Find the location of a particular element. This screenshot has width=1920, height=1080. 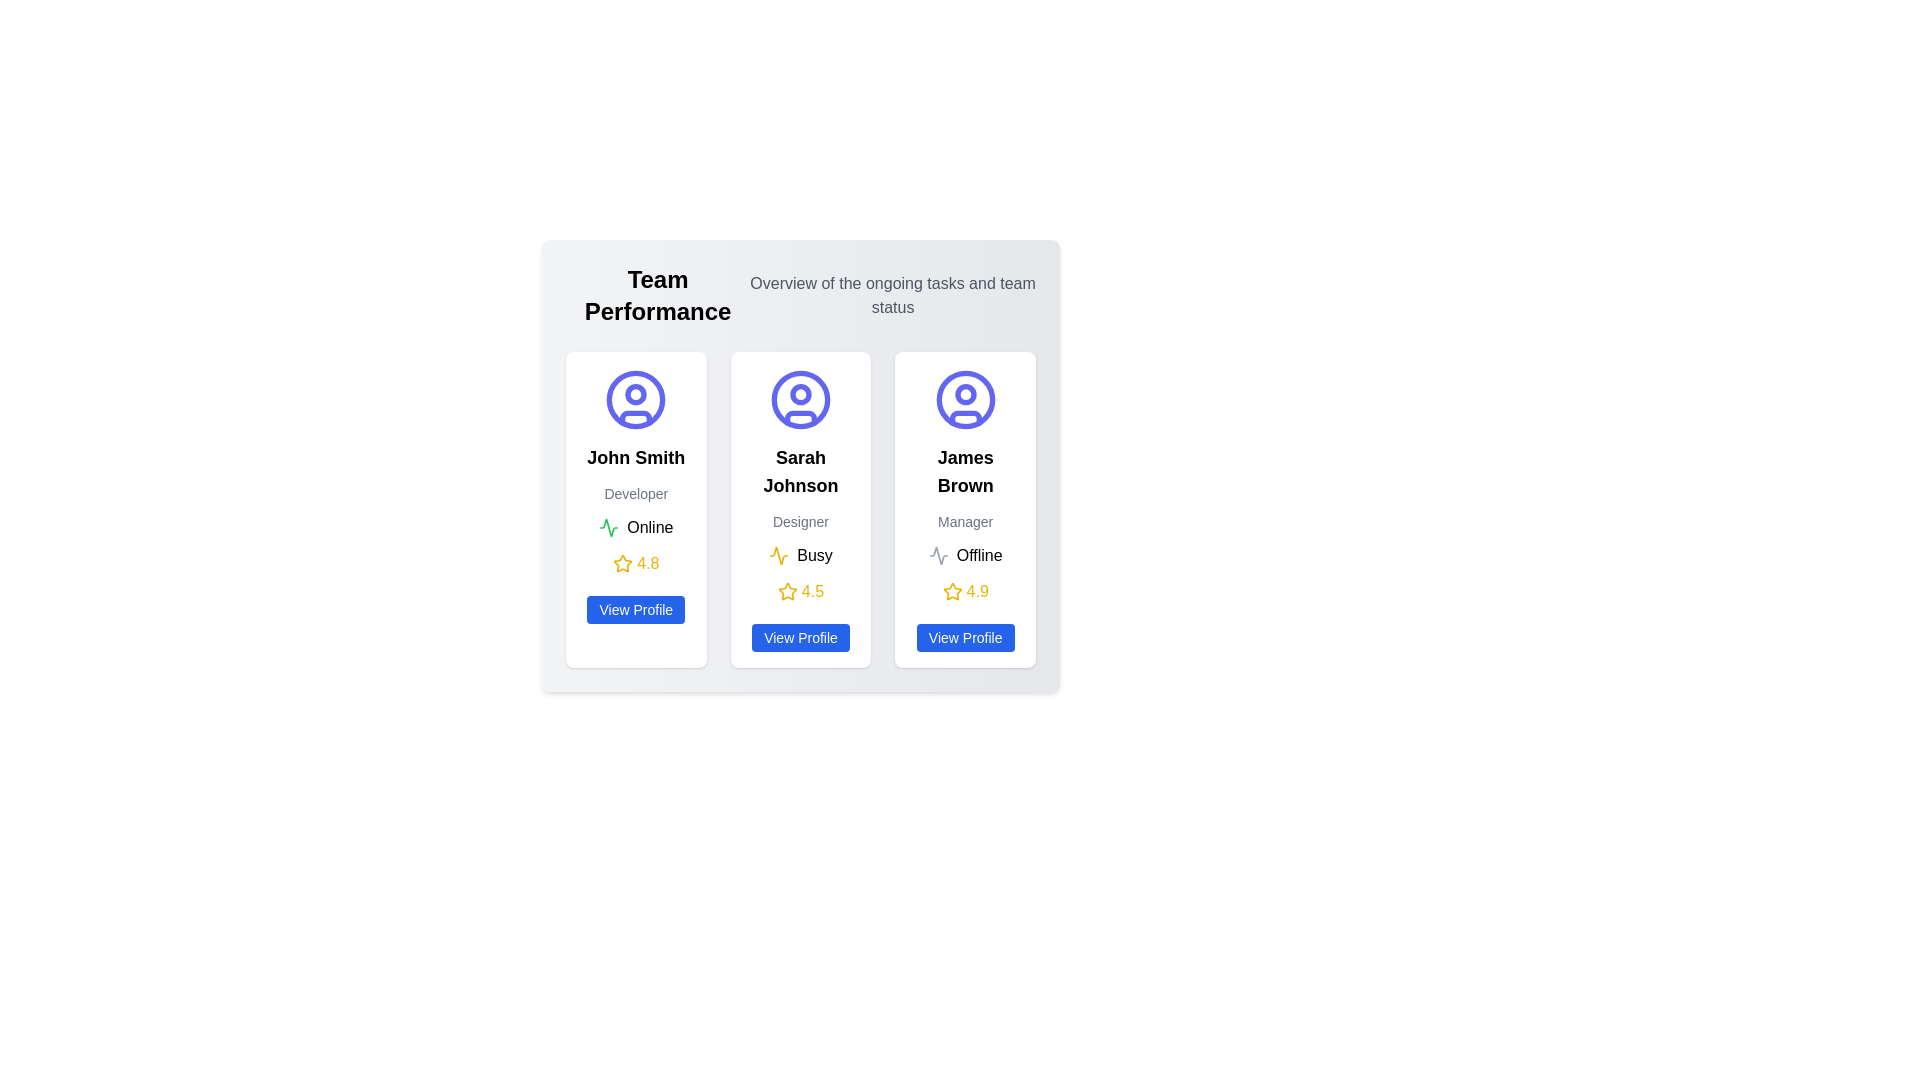

the 'Busy' status indicator text with a wavy line icon in Sarah Johnson's profile card is located at coordinates (801, 555).